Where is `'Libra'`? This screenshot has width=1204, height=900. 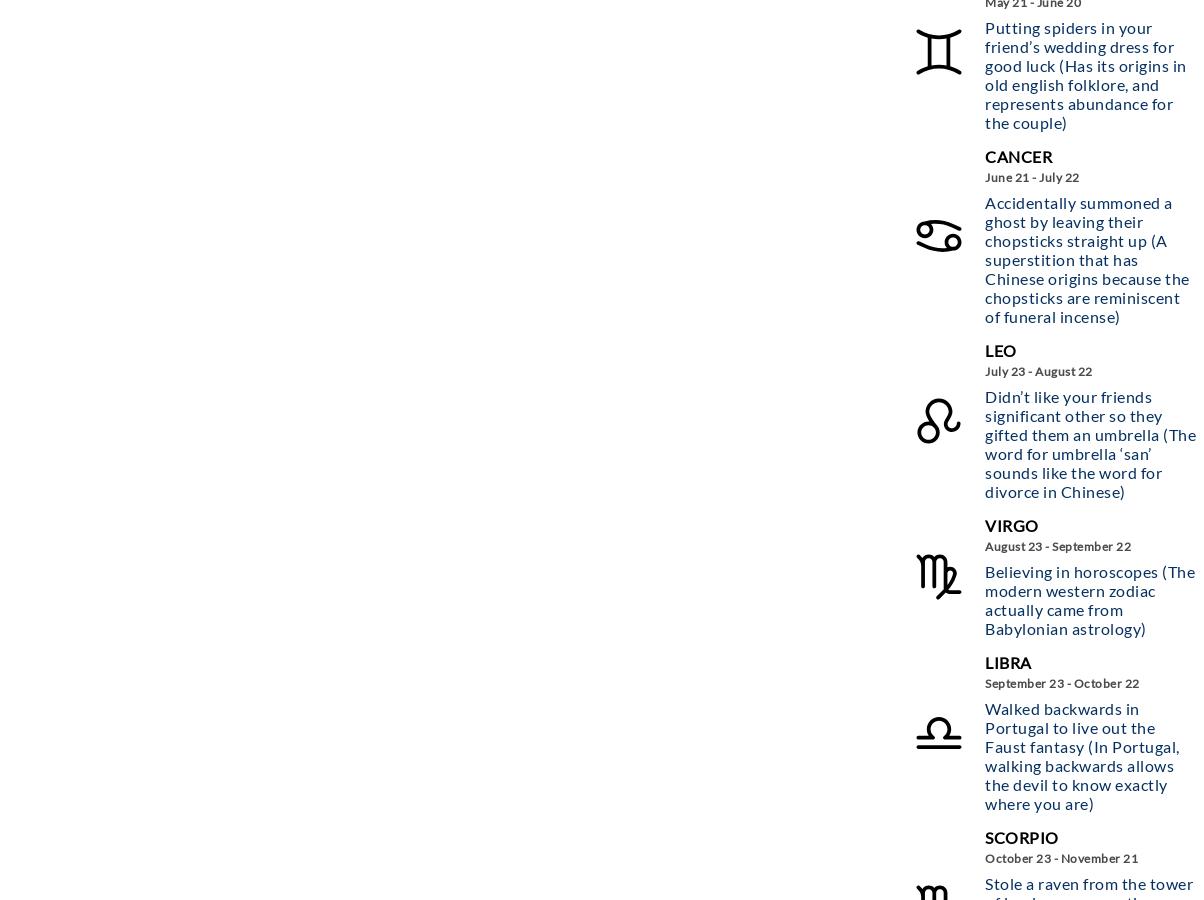 'Libra' is located at coordinates (1007, 661).